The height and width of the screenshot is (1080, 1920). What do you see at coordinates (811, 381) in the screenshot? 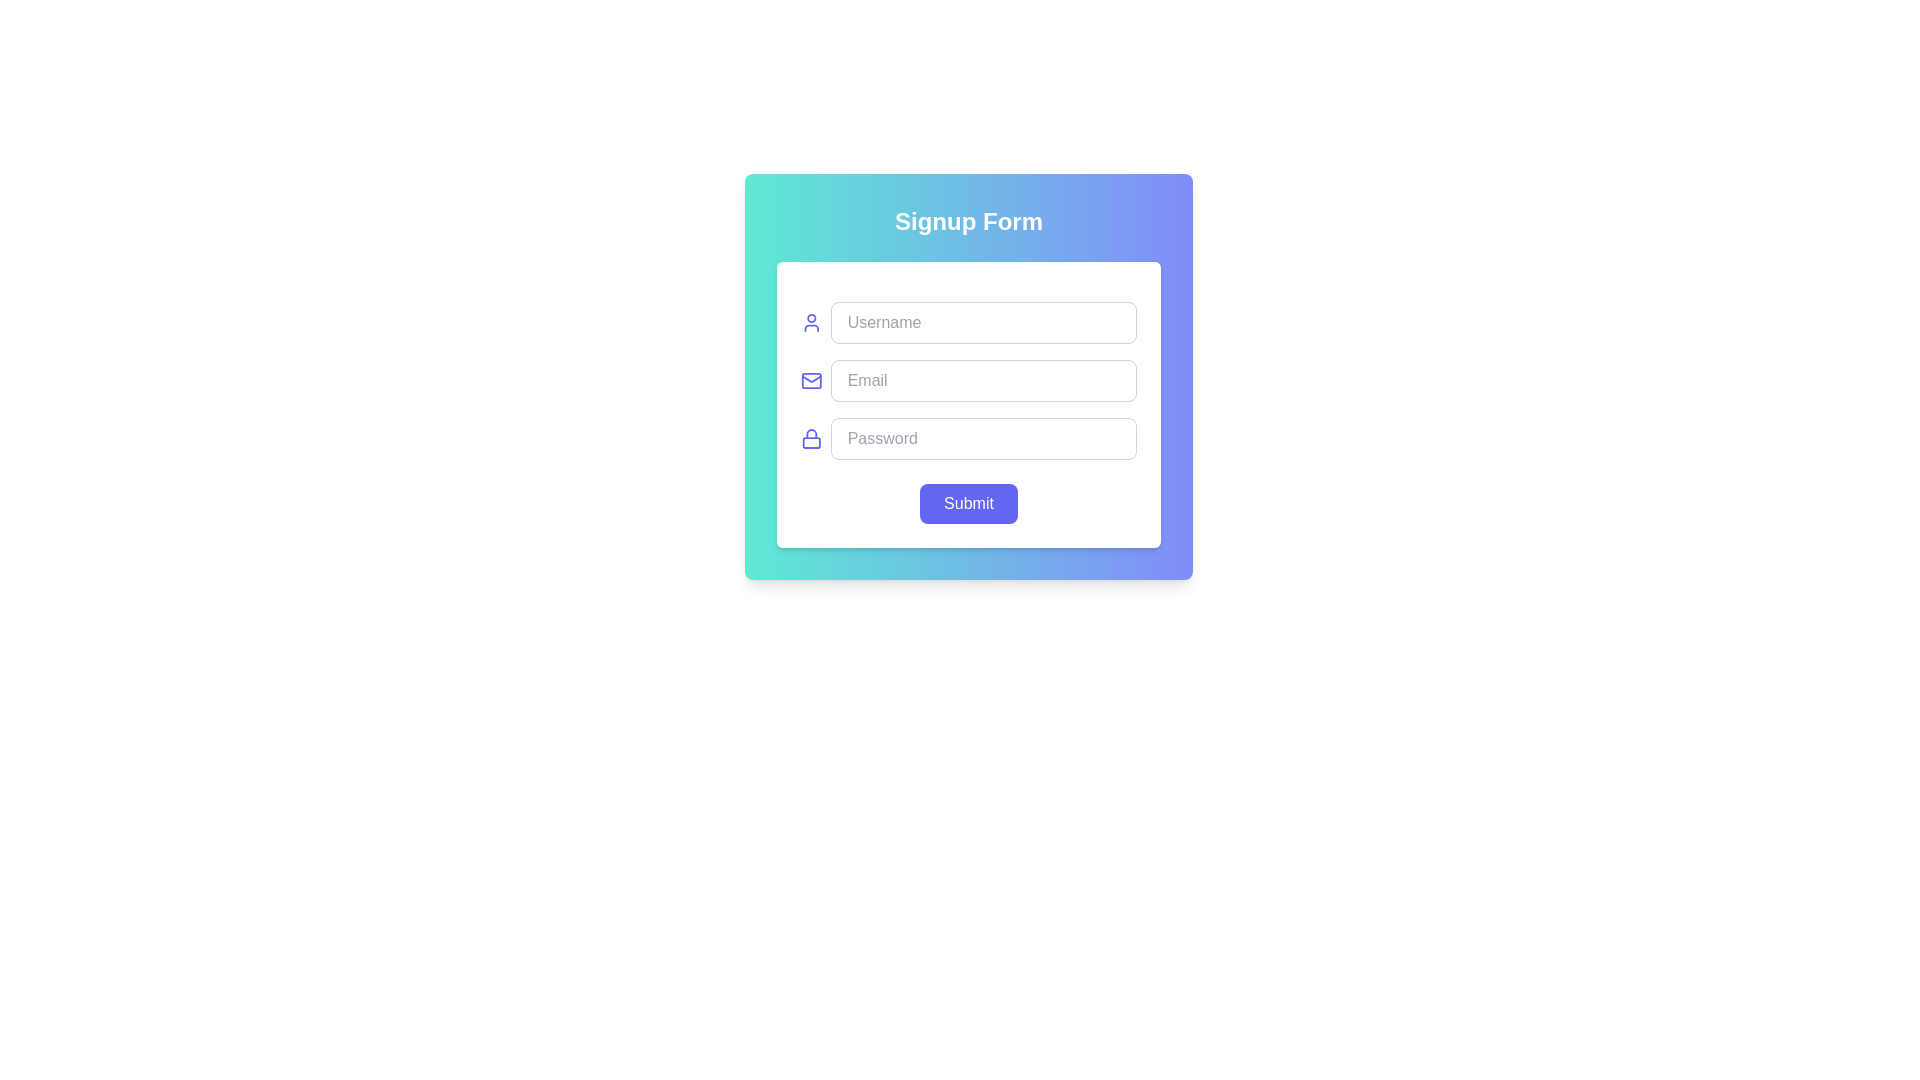
I see `the email icon, which is a modern, outlined envelope styled in indigo, located within the signup form to the left of the email text input field` at bounding box center [811, 381].